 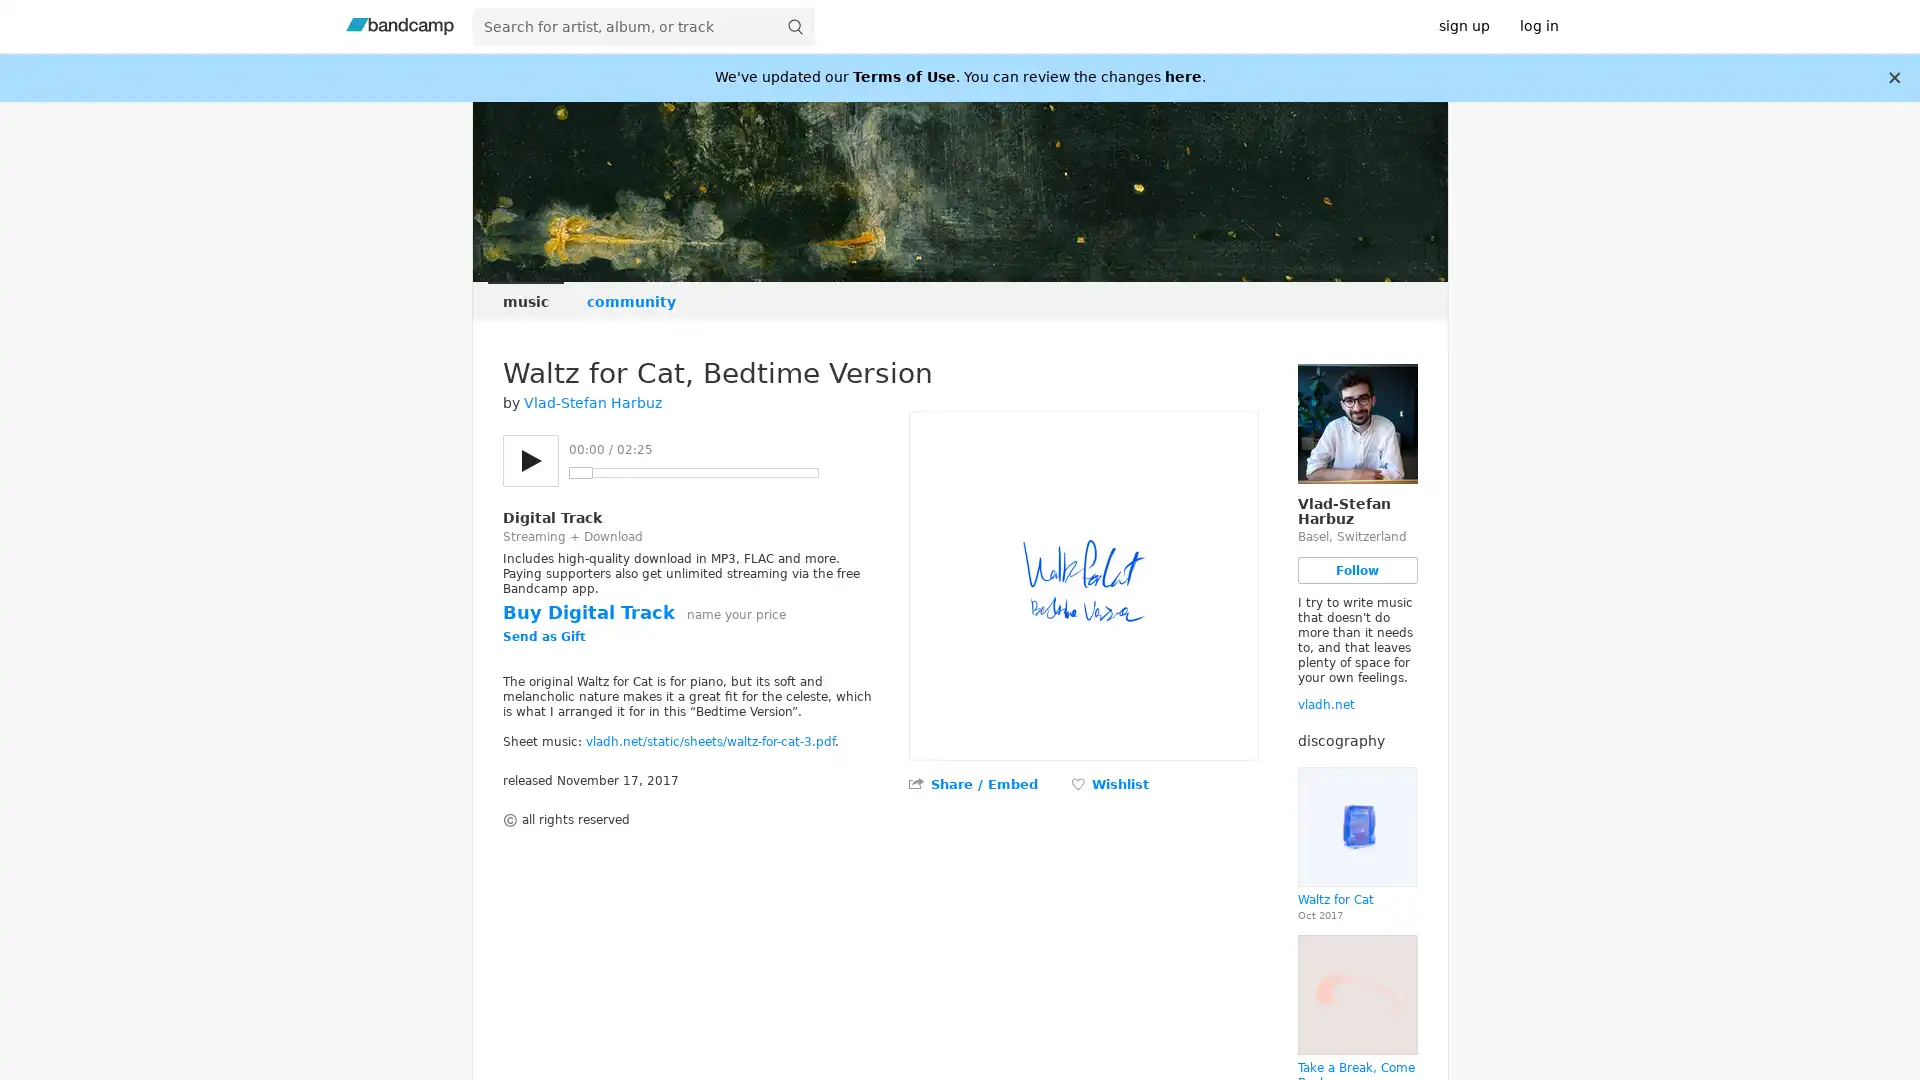 I want to click on Share / Embed, so click(x=983, y=783).